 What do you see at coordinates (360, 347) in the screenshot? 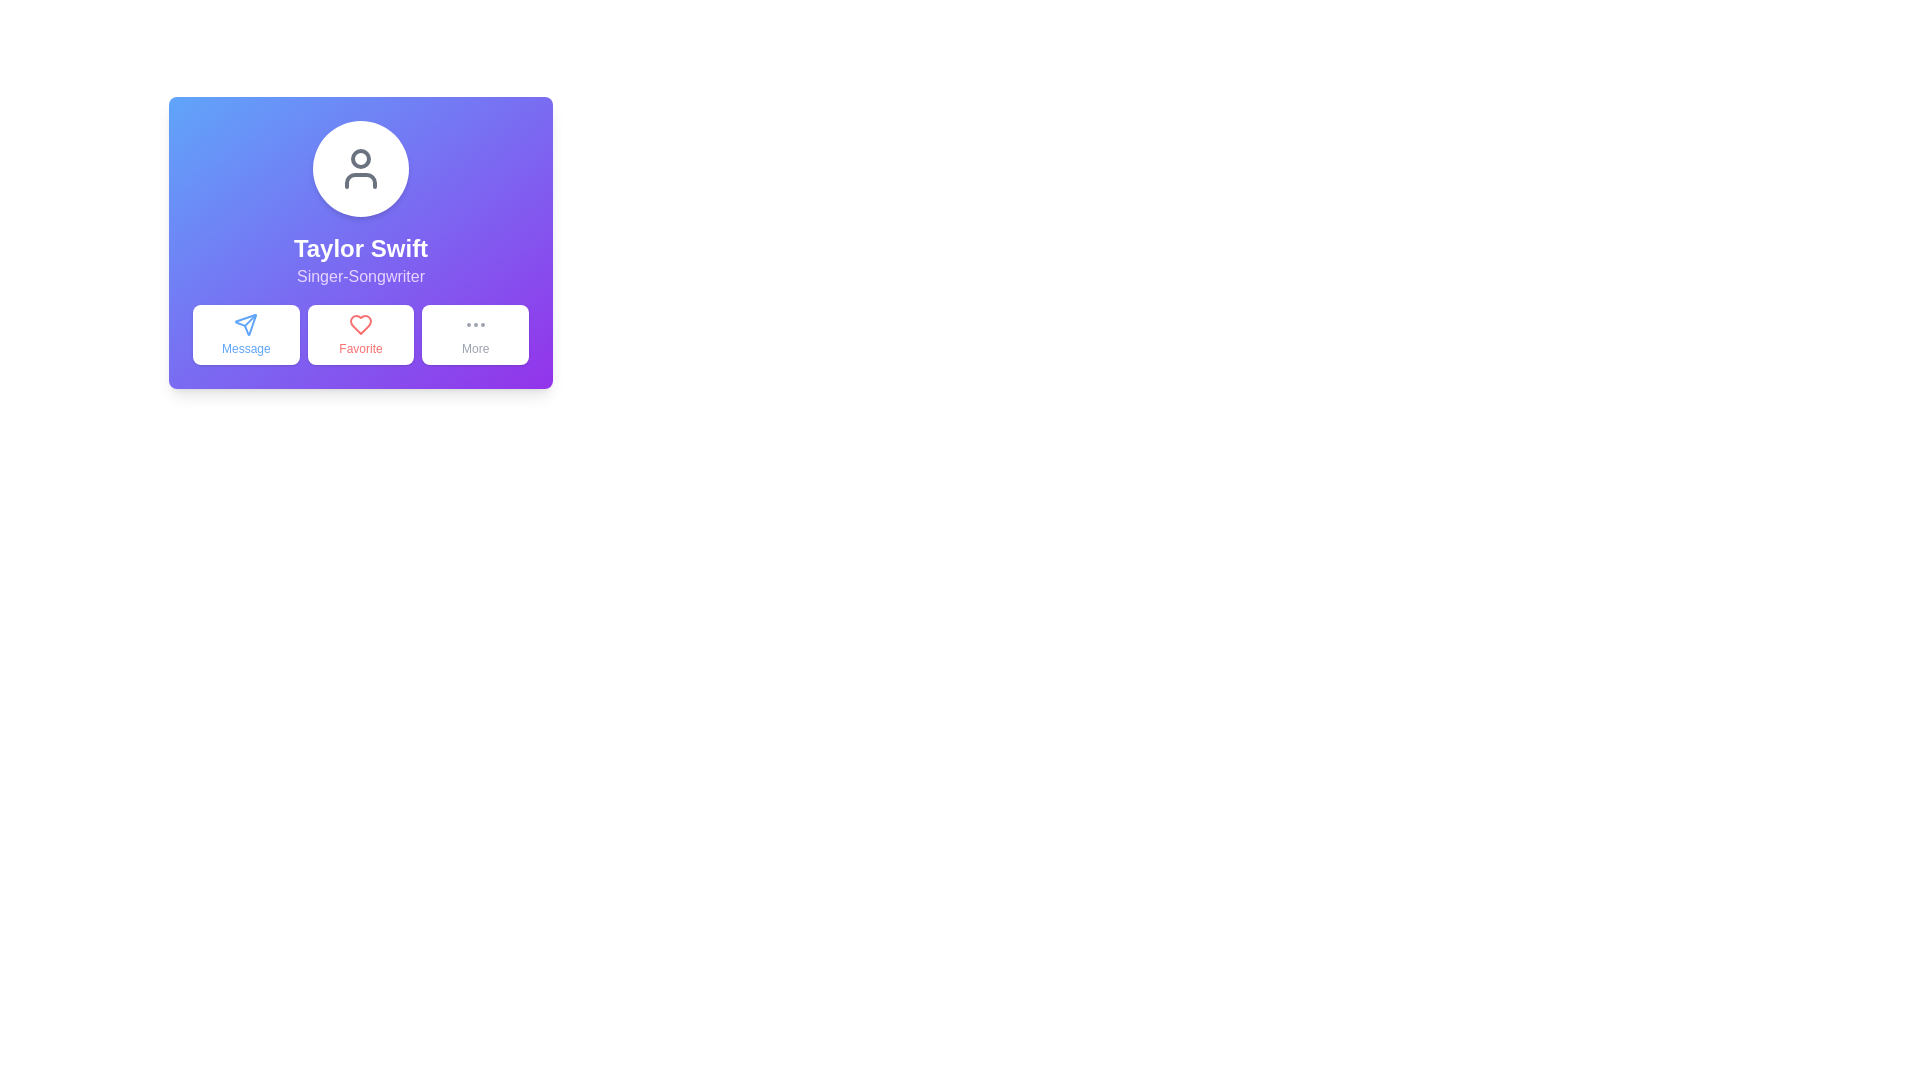
I see `text label displaying the word 'Favorite', which is styled in a muted red color and positioned below a heart-shaped icon on a rounded rectangle button` at bounding box center [360, 347].